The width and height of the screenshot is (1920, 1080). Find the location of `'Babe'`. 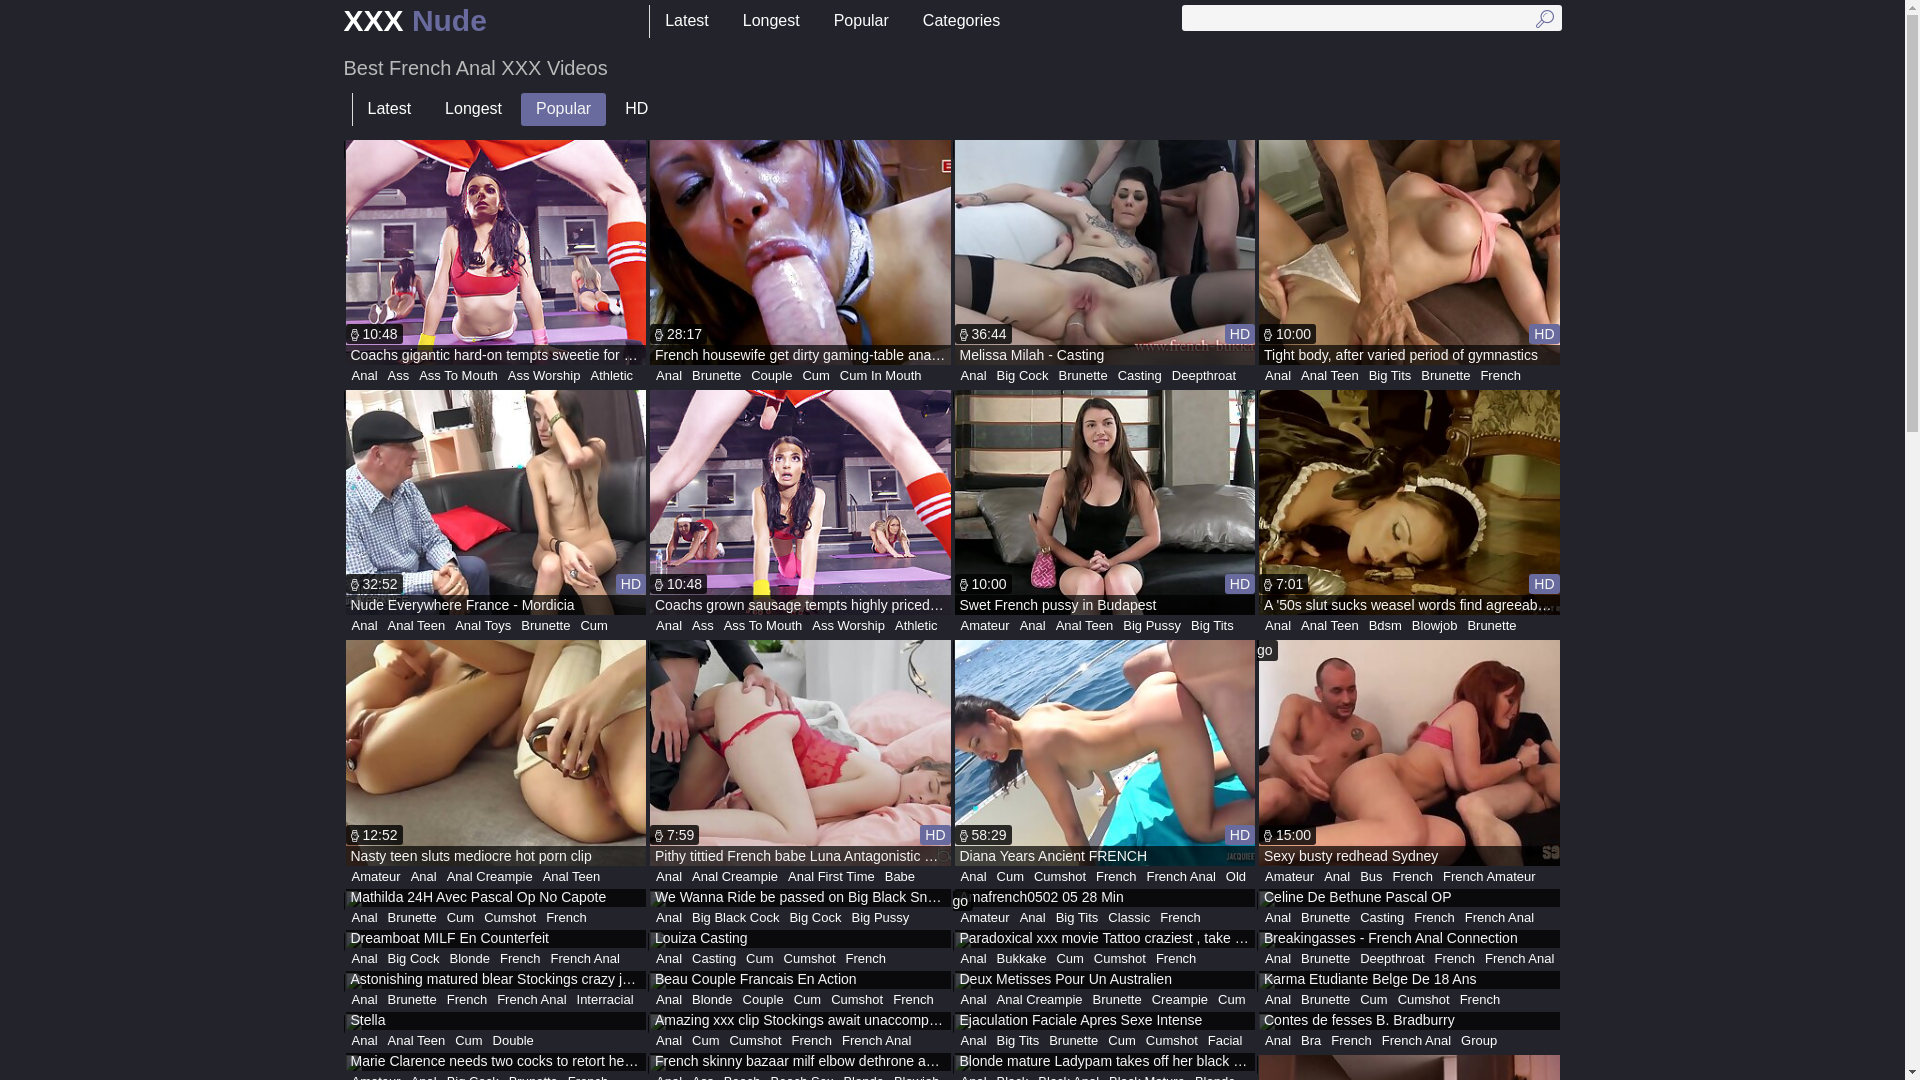

'Babe' is located at coordinates (899, 875).